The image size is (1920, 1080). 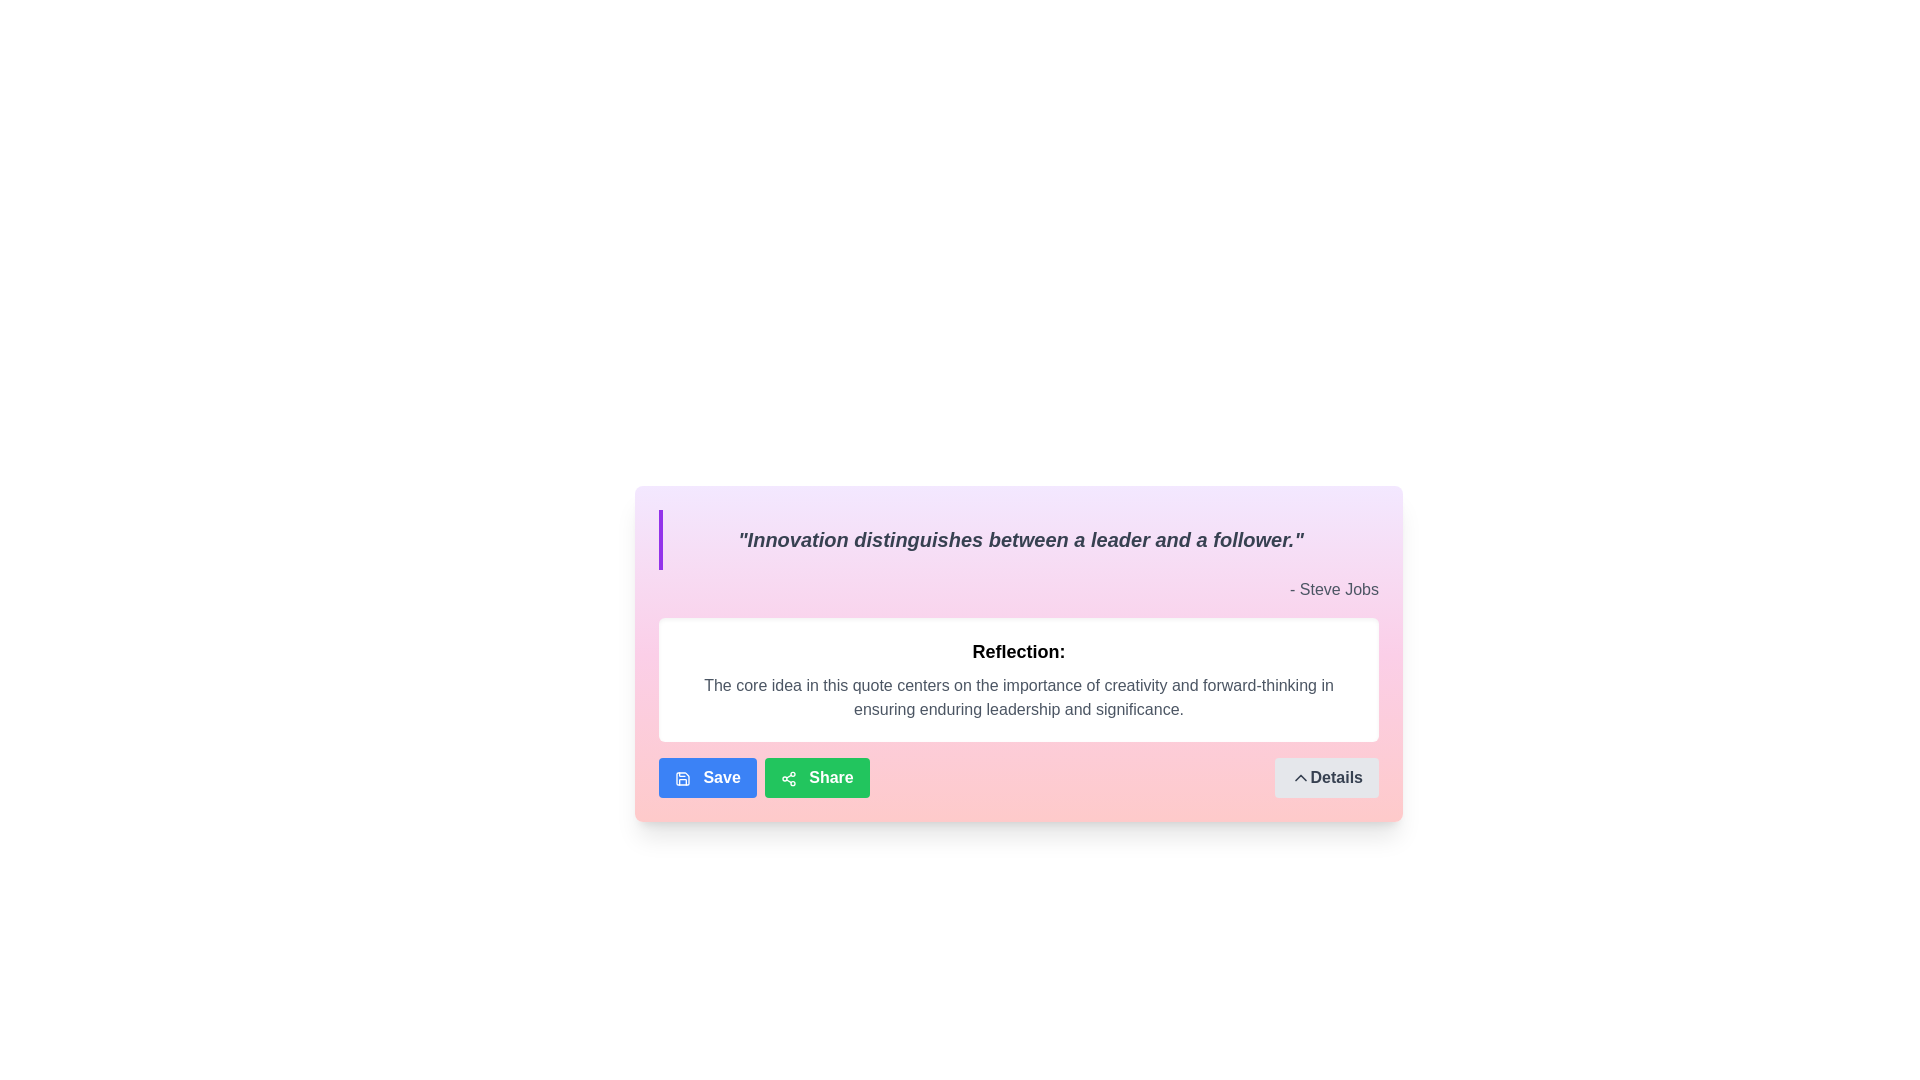 I want to click on the upward chevron icon located within the 'Details' button at the bottom-right corner of the main interface panel, so click(x=1300, y=777).